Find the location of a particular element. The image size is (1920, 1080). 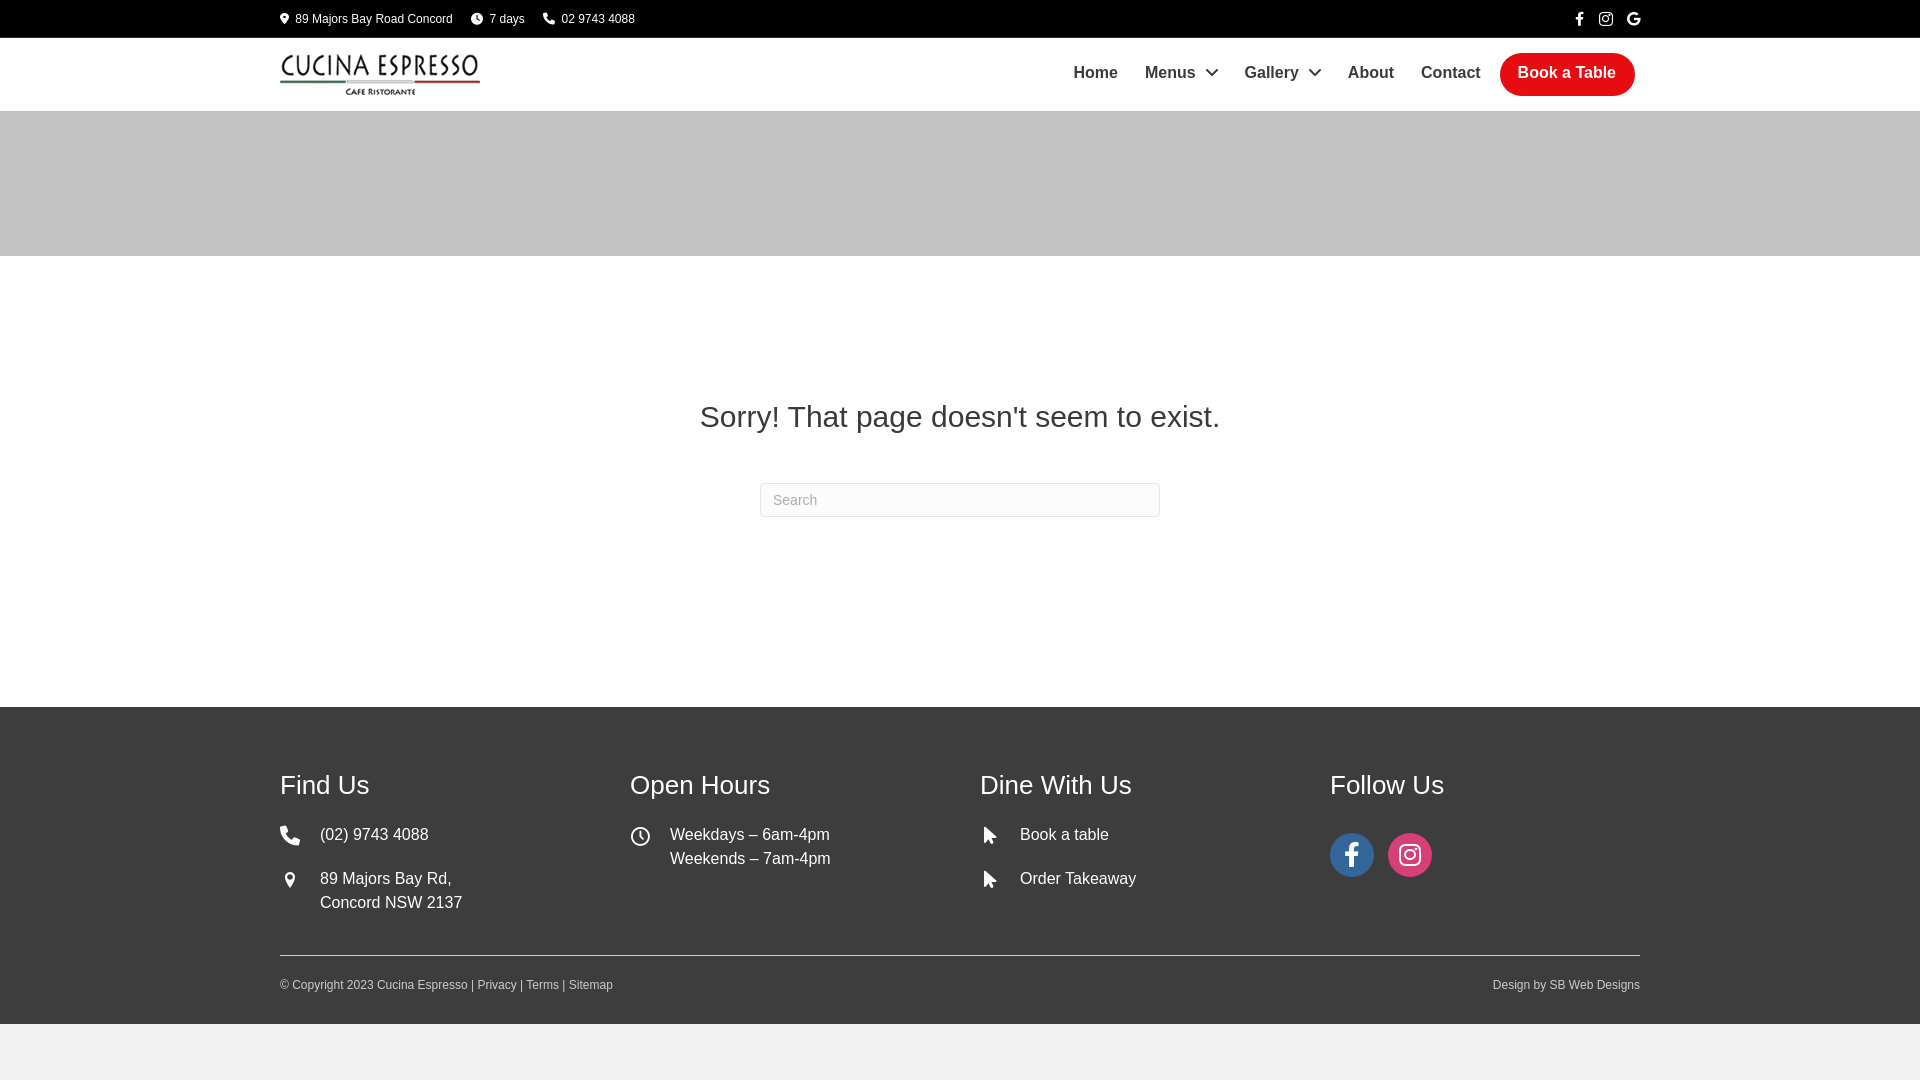

'About' is located at coordinates (1370, 72).